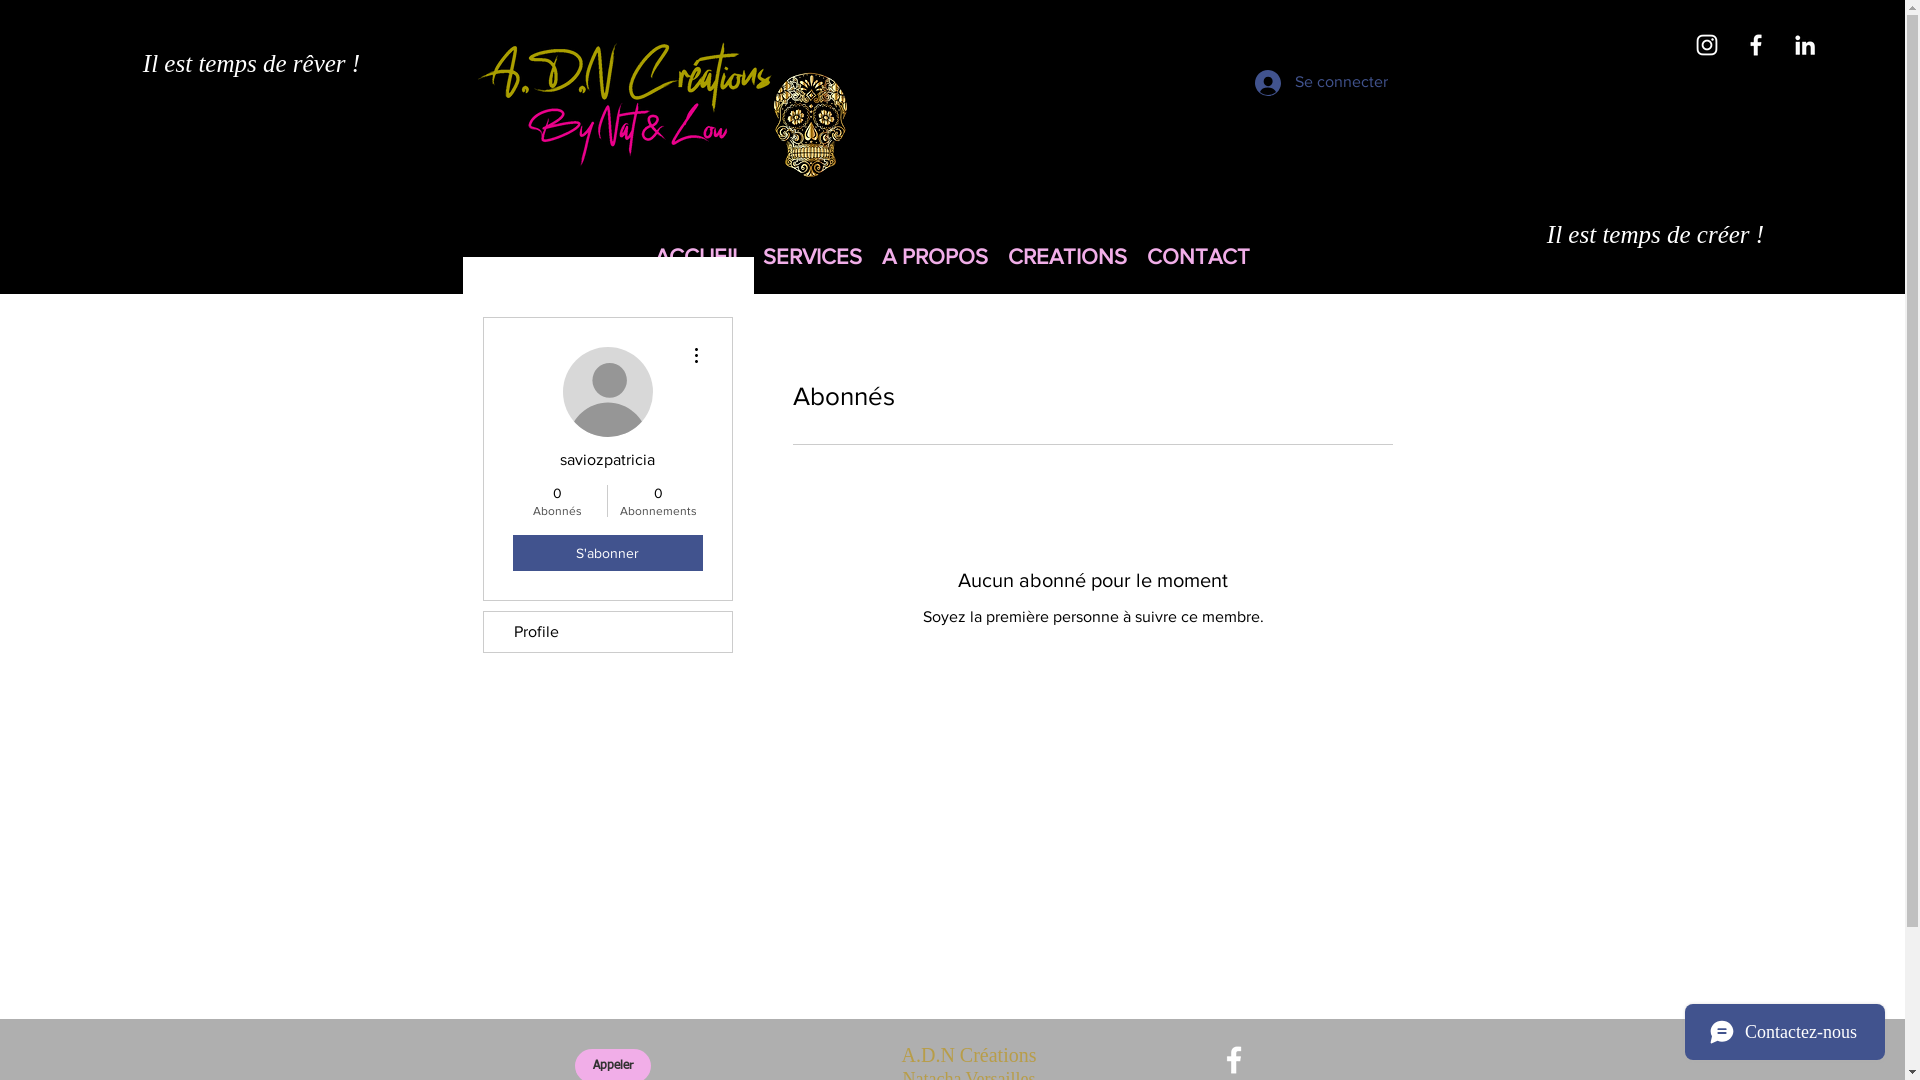 The width and height of the screenshot is (1920, 1080). Describe the element at coordinates (812, 255) in the screenshot. I see `'SERVICES'` at that location.